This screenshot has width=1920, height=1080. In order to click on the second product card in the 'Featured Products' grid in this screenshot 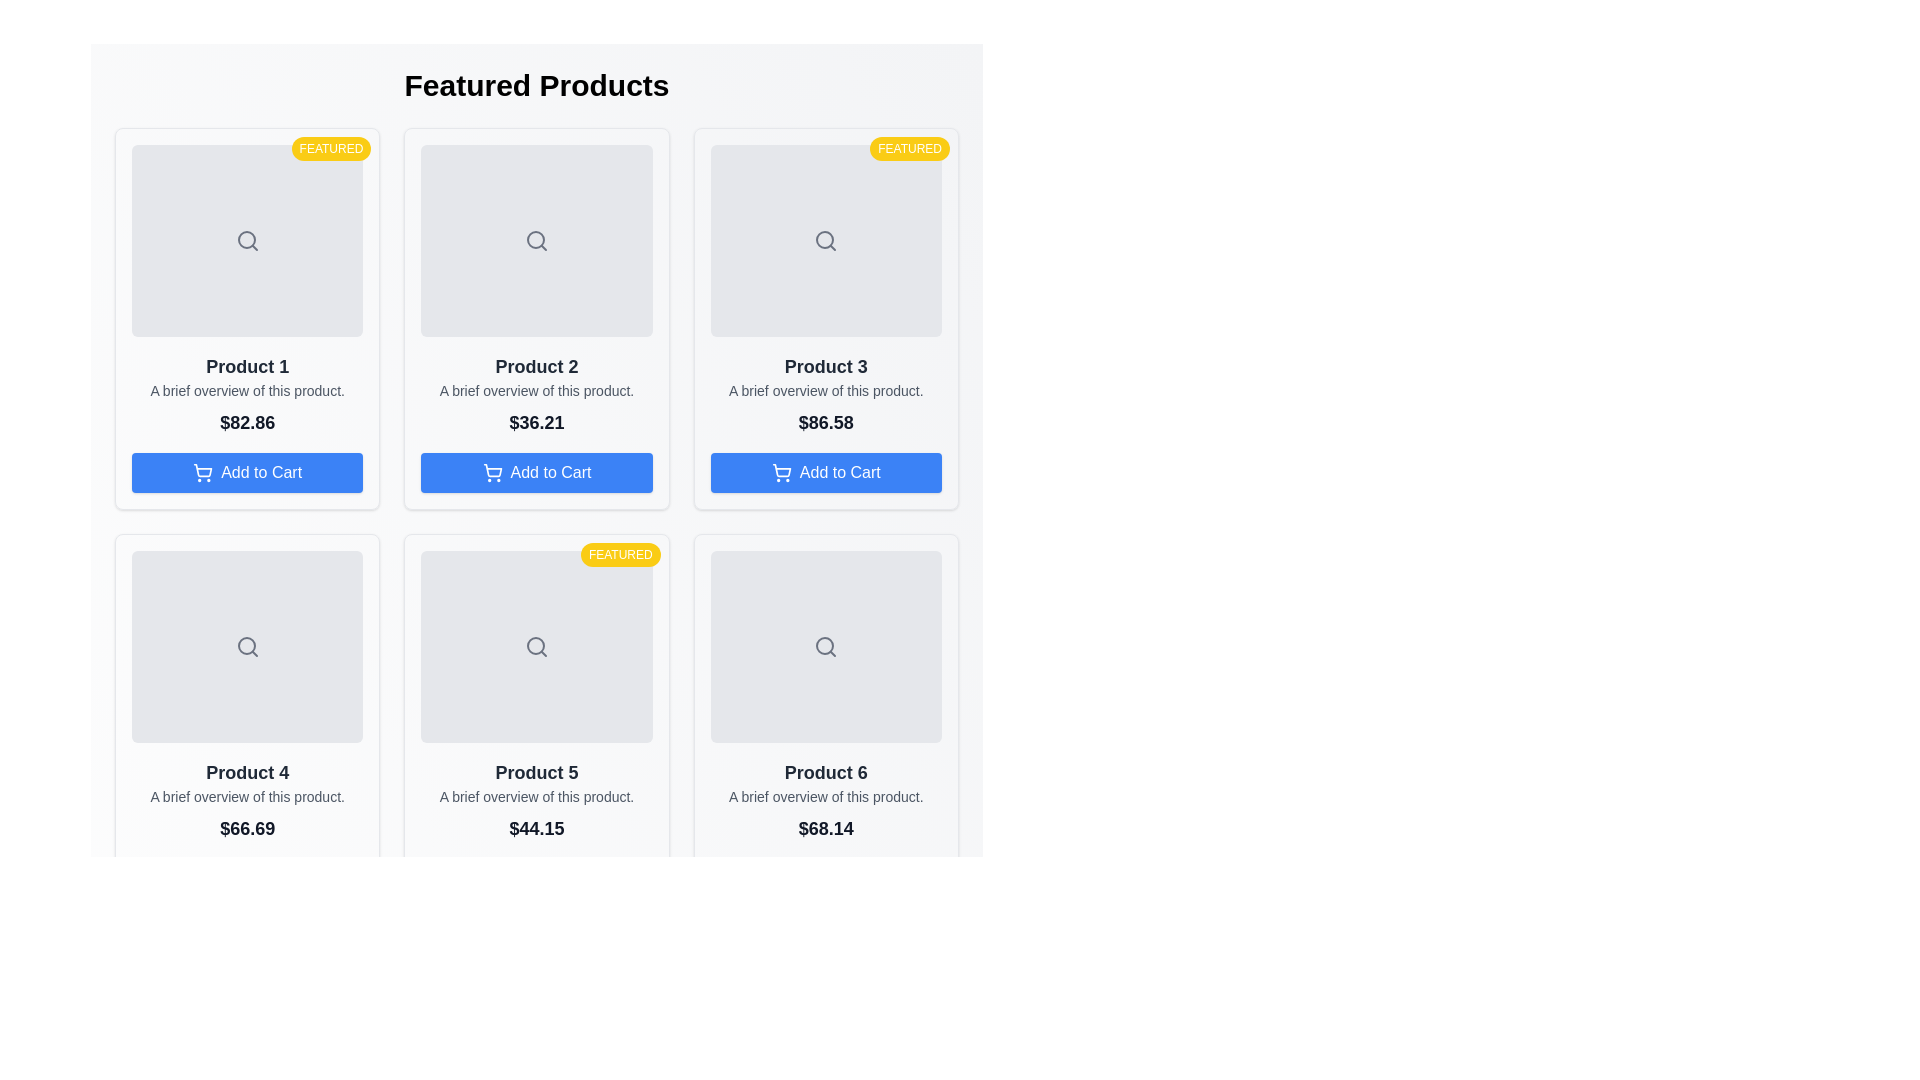, I will do `click(537, 318)`.